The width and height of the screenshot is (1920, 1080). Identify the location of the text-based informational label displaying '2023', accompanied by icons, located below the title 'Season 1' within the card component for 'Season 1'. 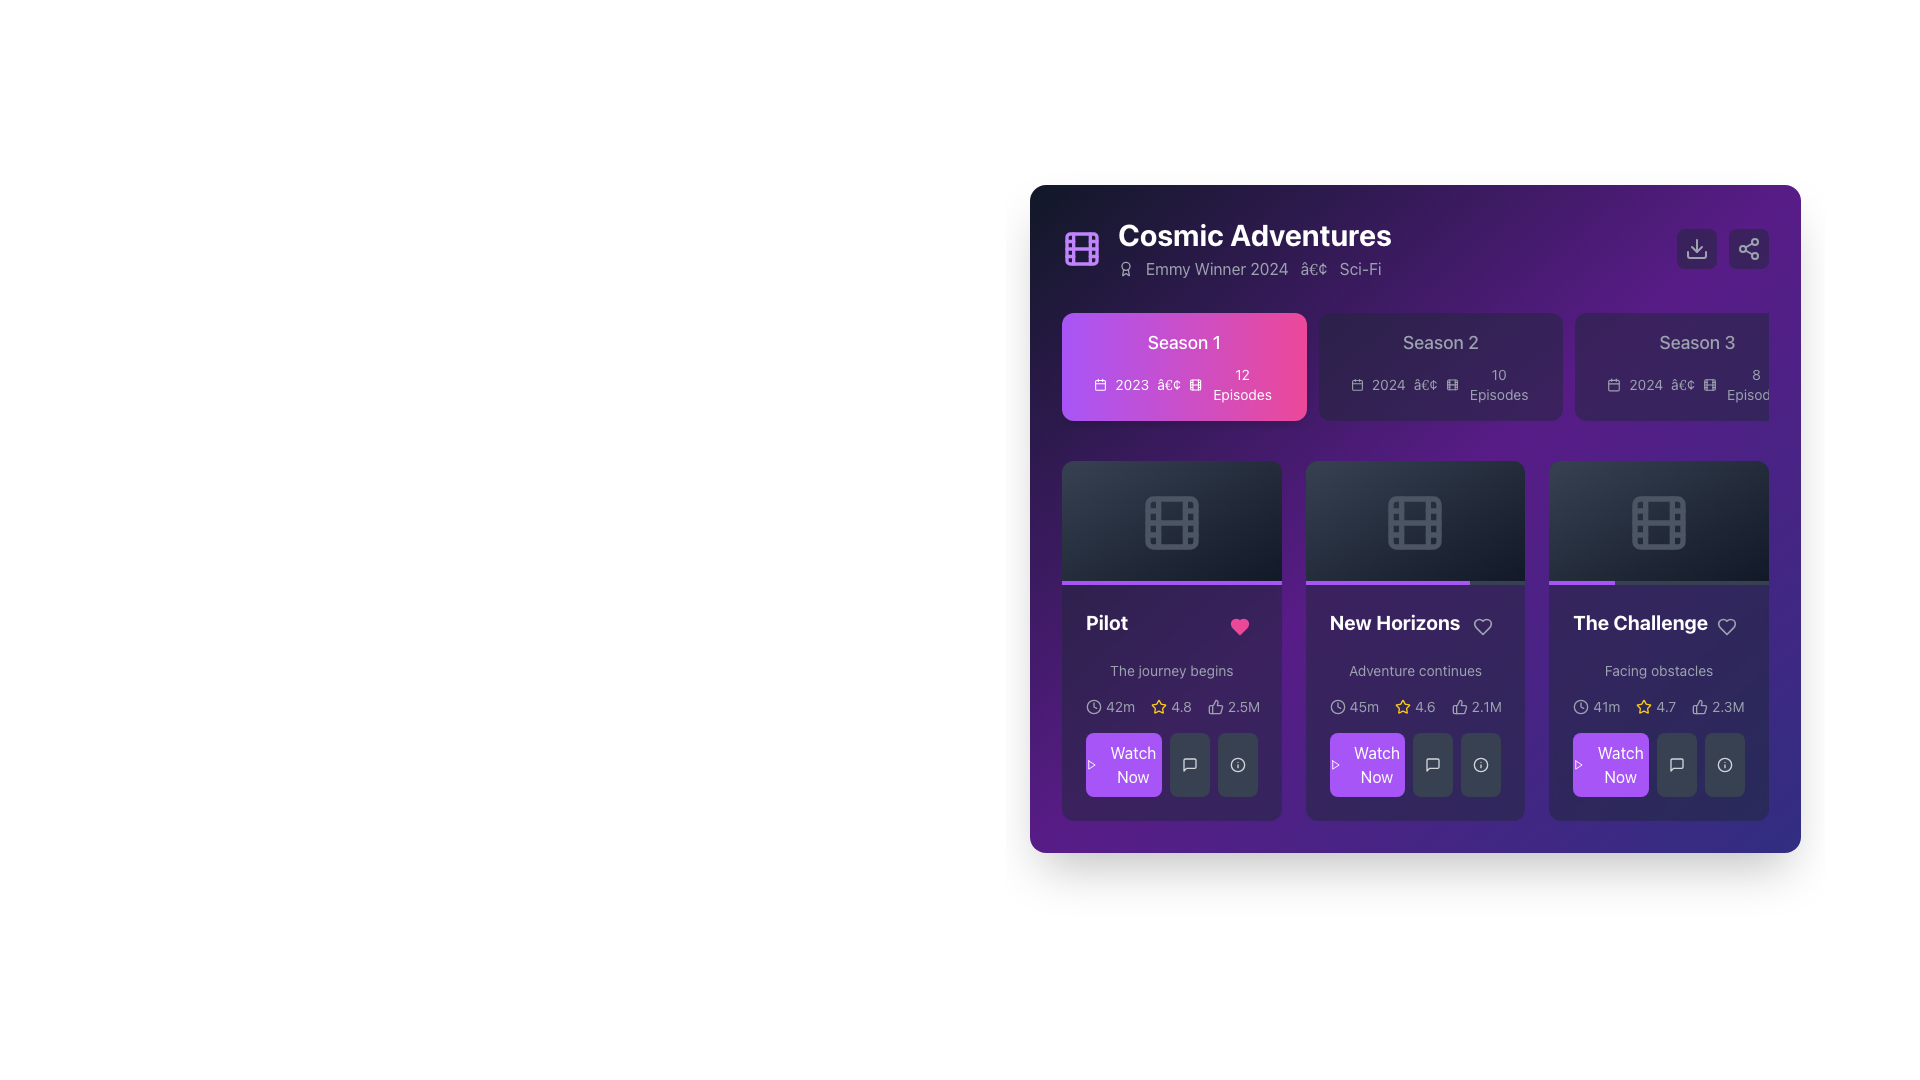
(1184, 385).